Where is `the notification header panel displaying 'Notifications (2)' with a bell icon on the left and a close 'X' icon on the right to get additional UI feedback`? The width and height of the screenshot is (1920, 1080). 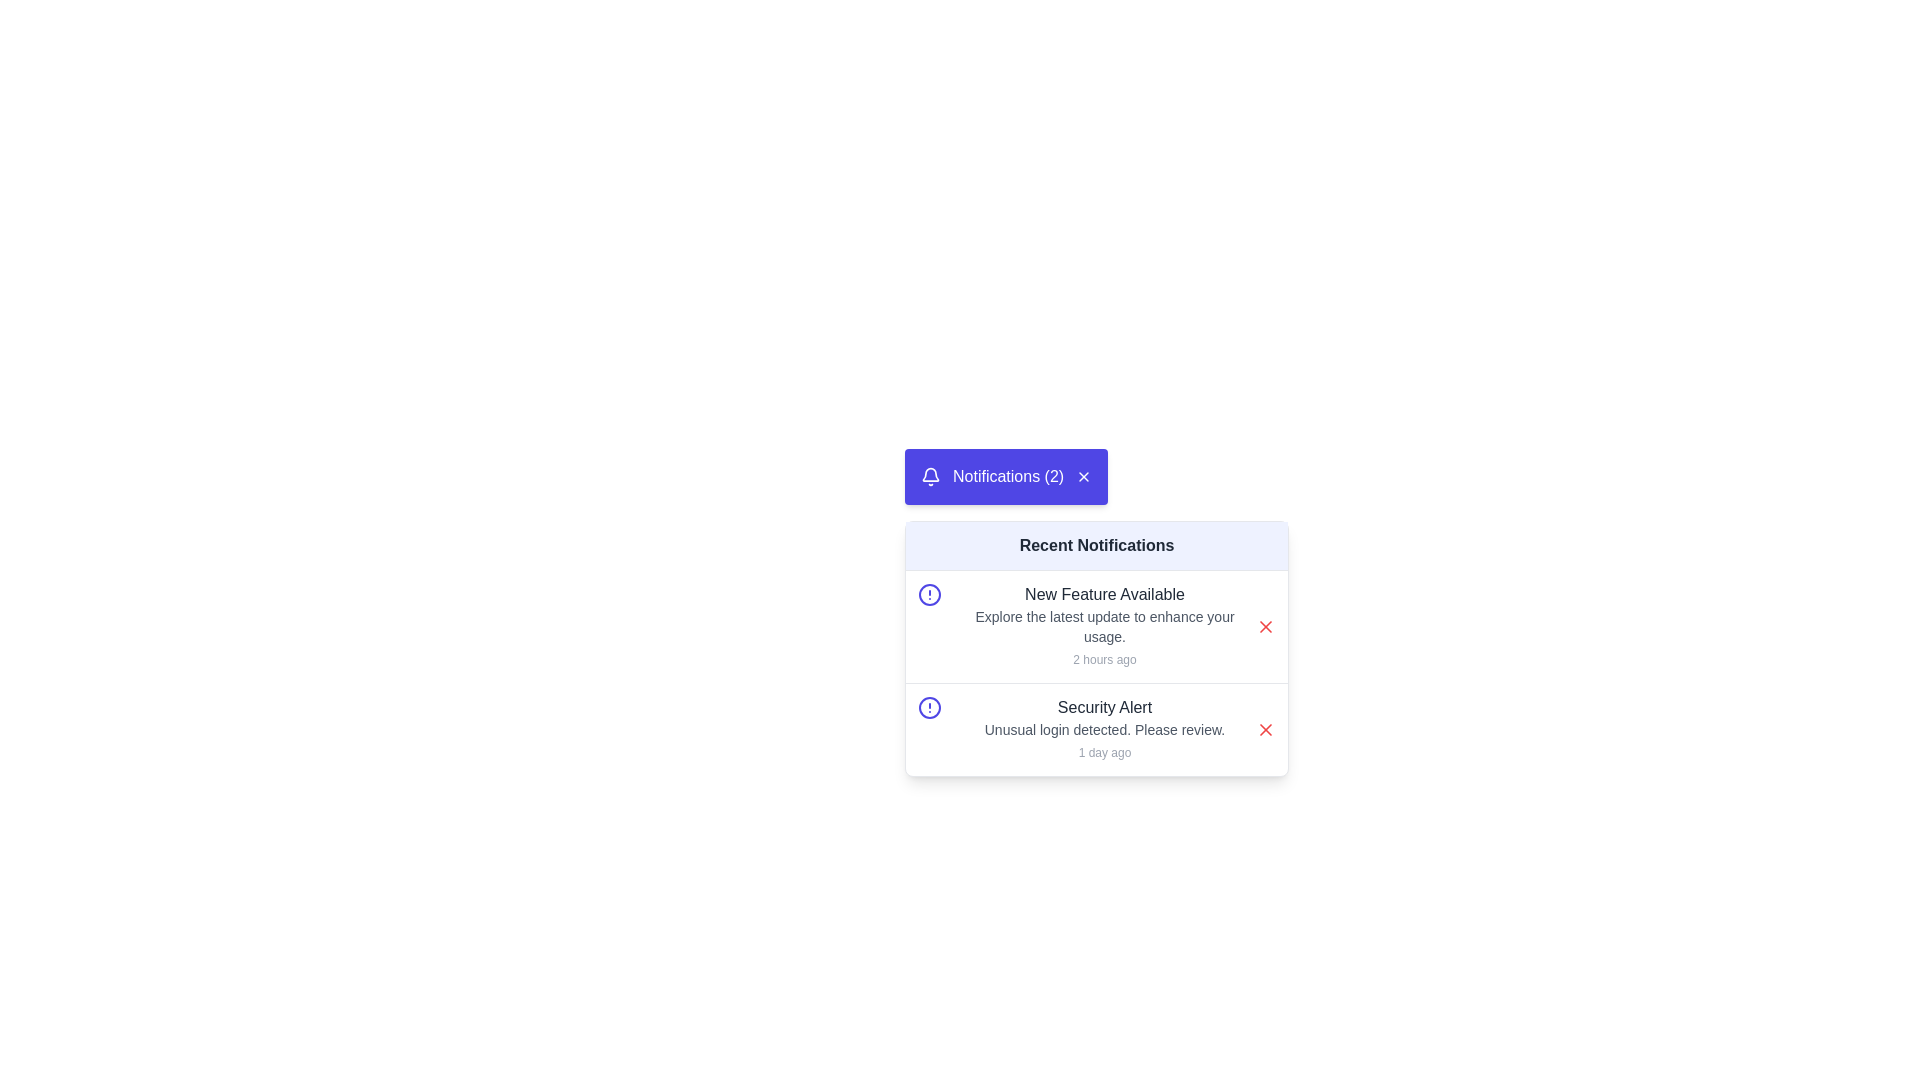
the notification header panel displaying 'Notifications (2)' with a bell icon on the left and a close 'X' icon on the right to get additional UI feedback is located at coordinates (1006, 477).